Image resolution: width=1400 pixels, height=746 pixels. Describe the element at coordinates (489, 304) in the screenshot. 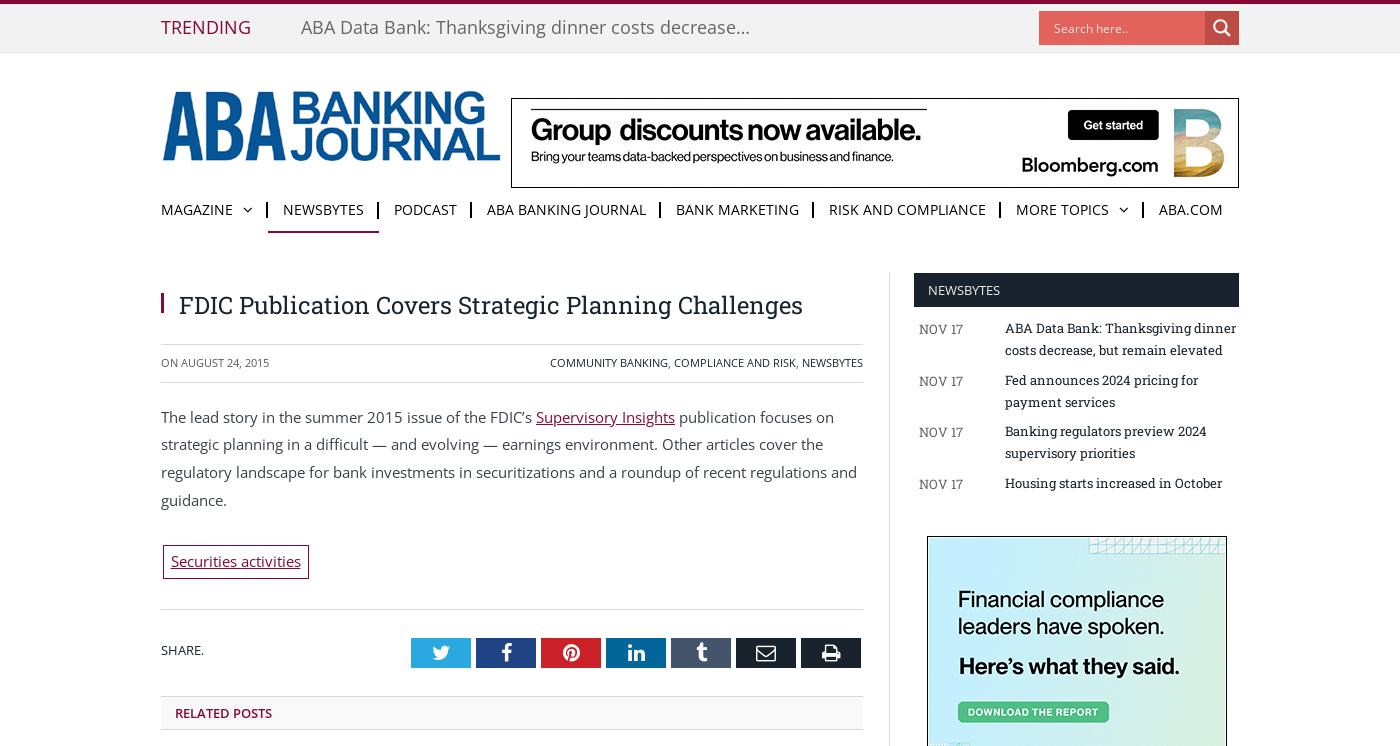

I see `'FDIC Publication Covers Strategic Planning Challenges'` at that location.